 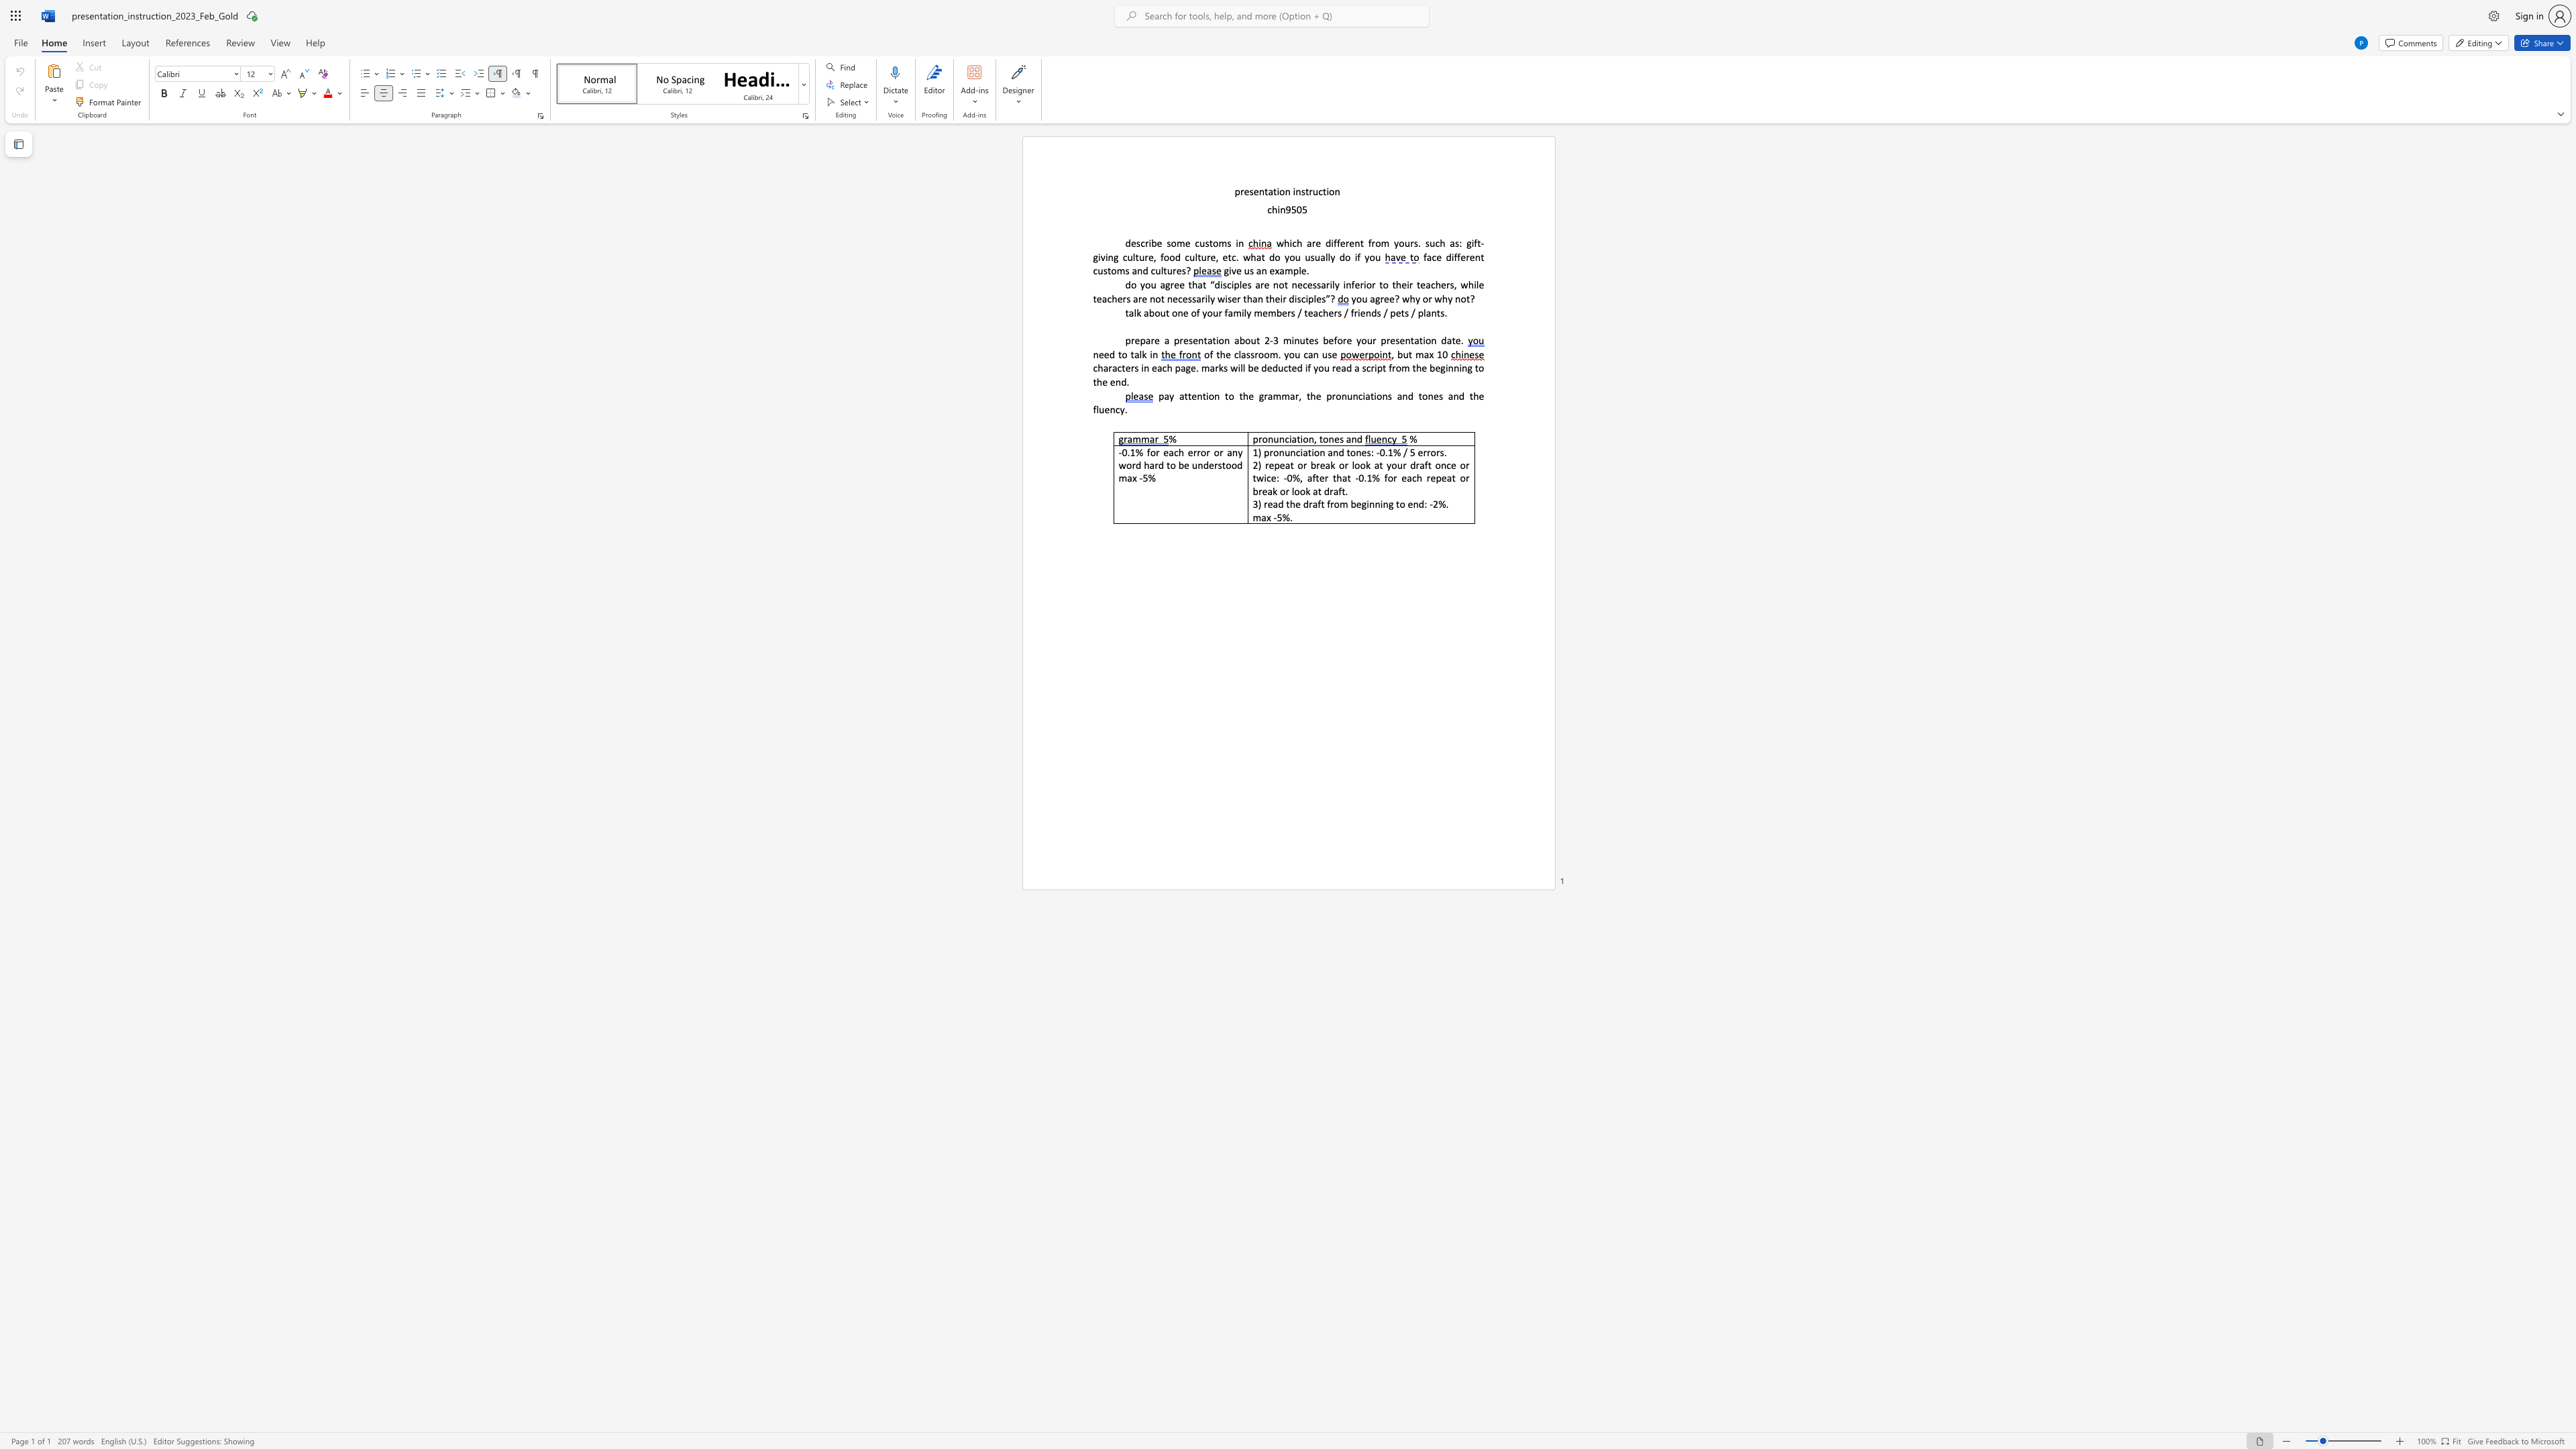 What do you see at coordinates (1122, 354) in the screenshot?
I see `the subset text "o ta" within the text "need to talk in"` at bounding box center [1122, 354].